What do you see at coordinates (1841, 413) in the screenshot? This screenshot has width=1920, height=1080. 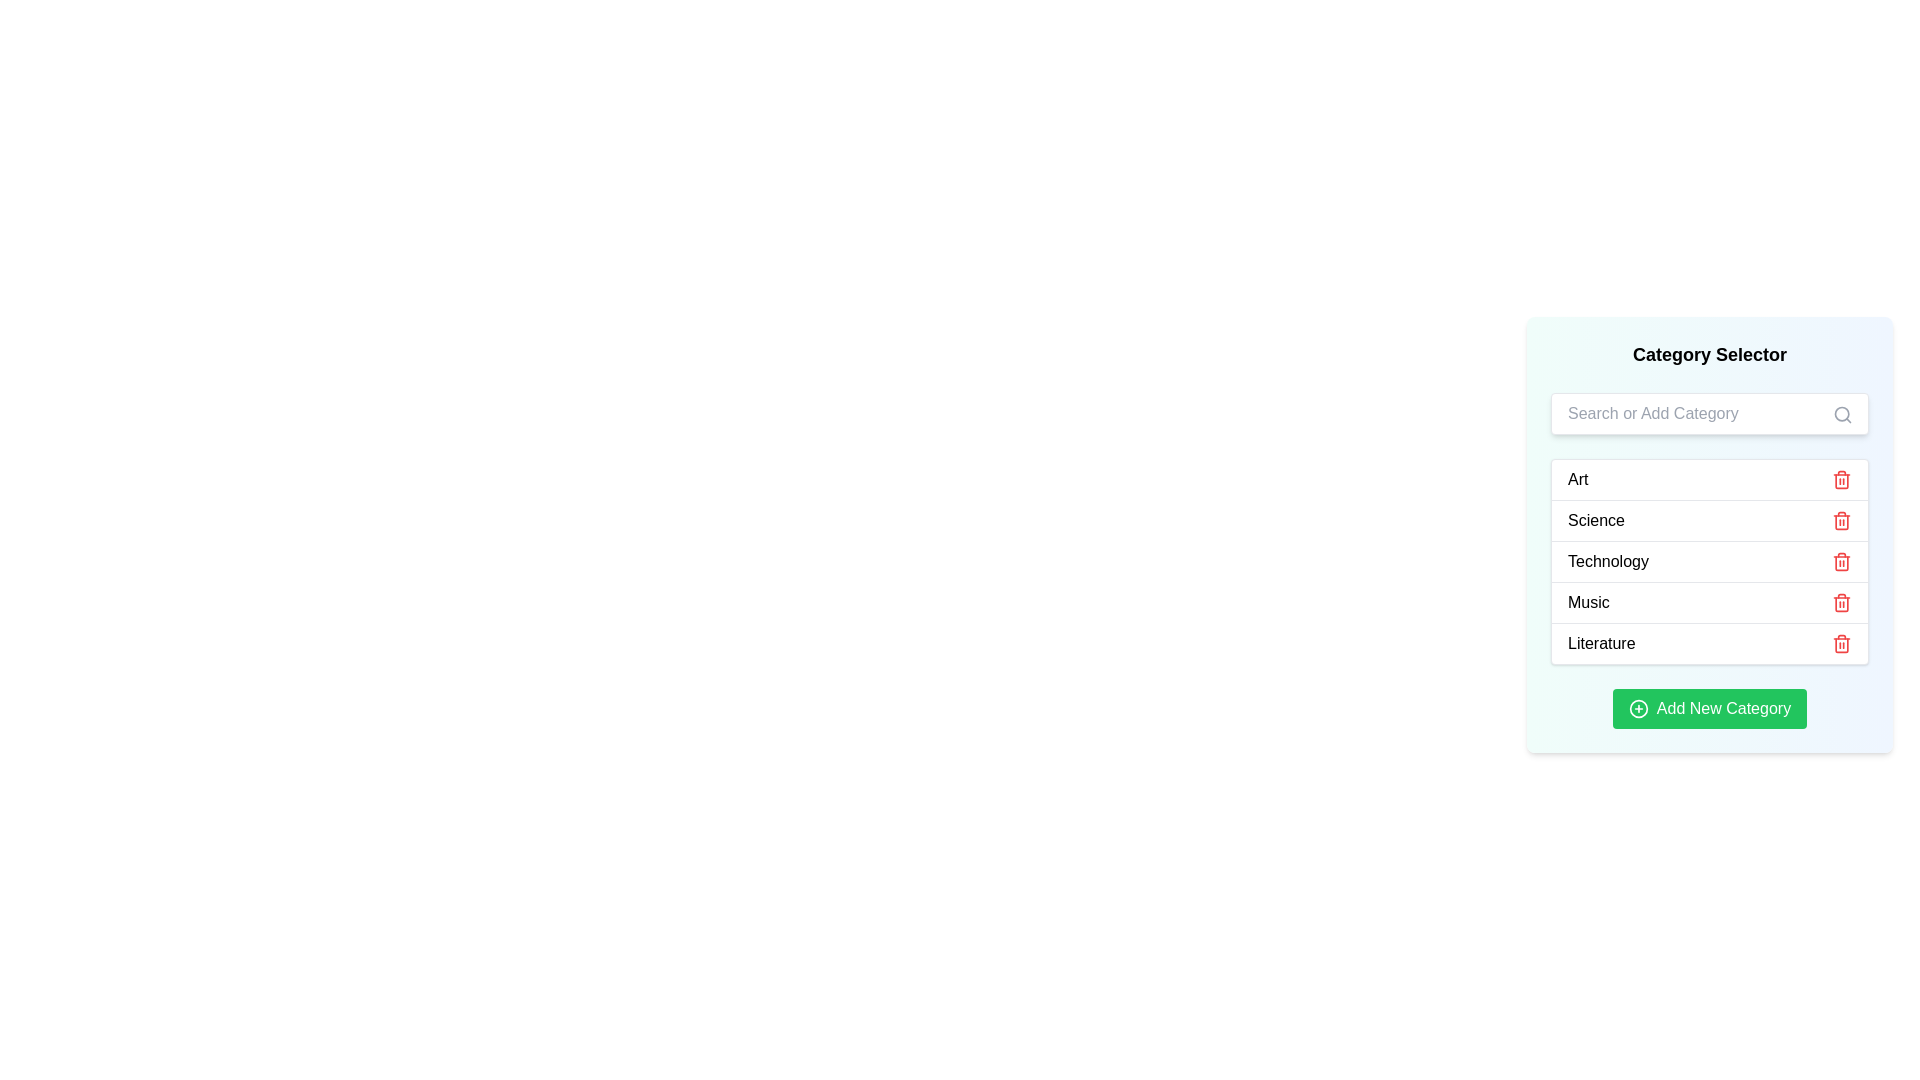 I see `the circular element of the search icon, which is part of the search functionality located on the right side of the 'Search or Add Category' input box` at bounding box center [1841, 413].